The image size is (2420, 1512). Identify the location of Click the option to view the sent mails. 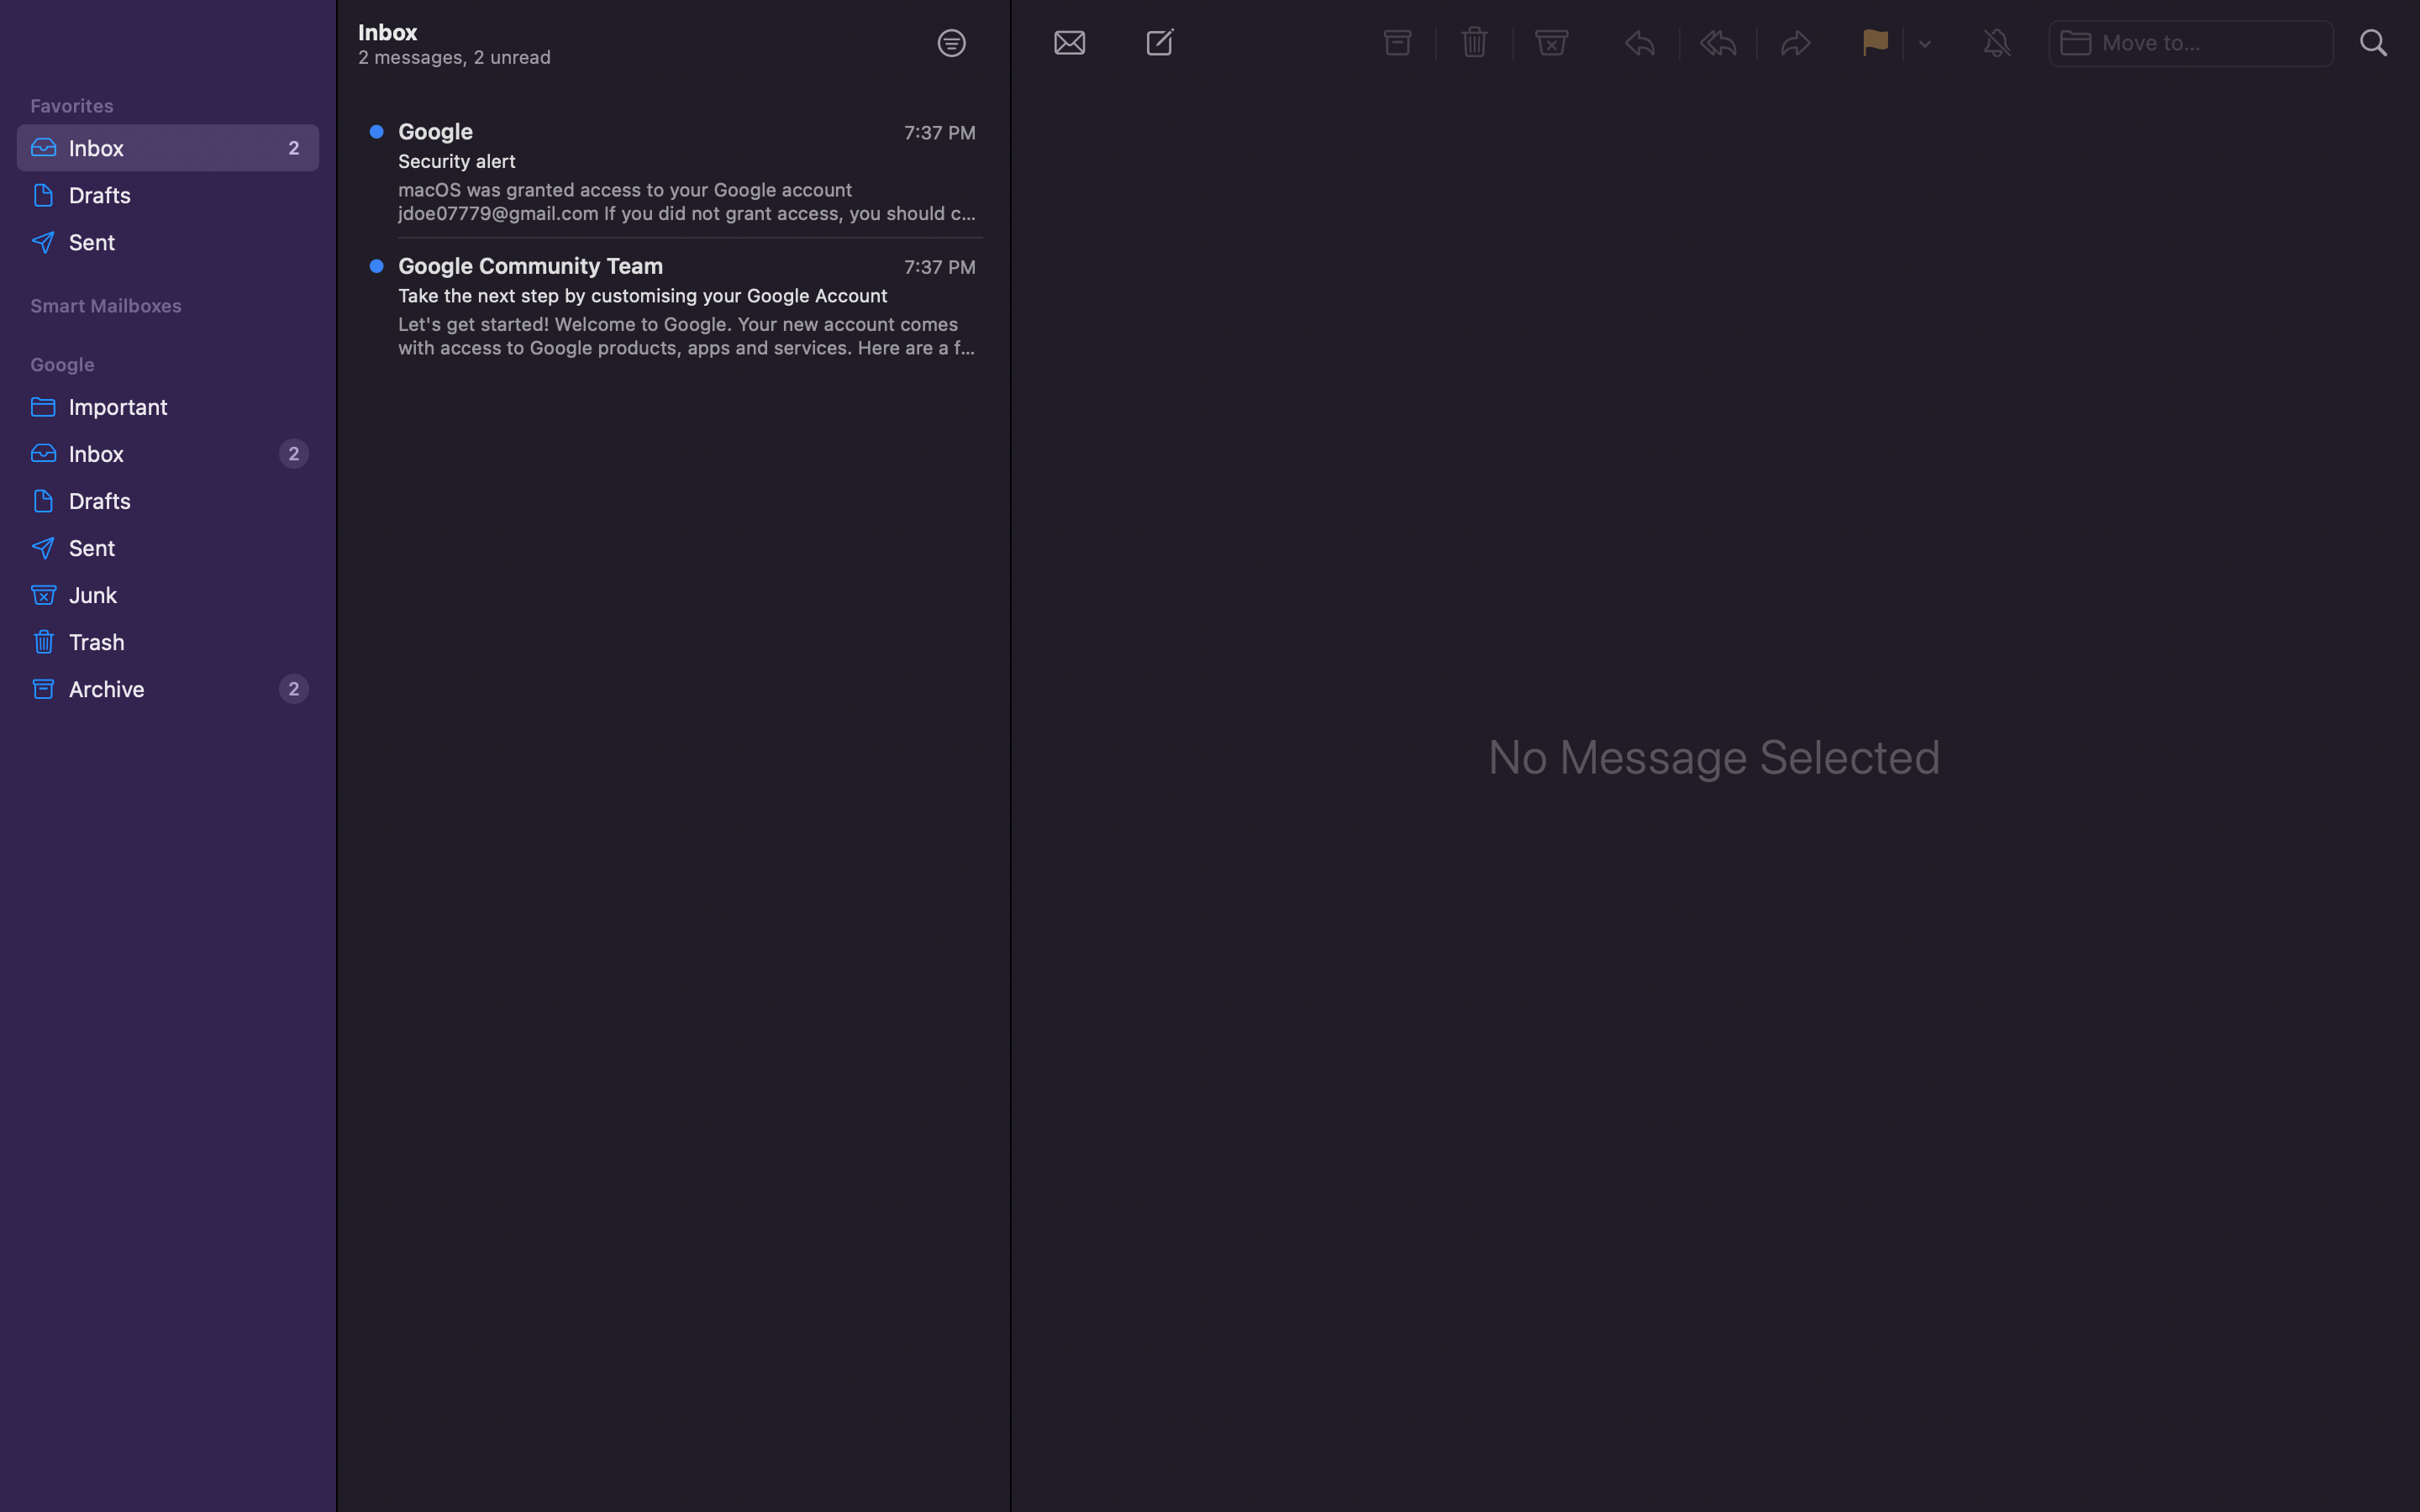
(171, 244).